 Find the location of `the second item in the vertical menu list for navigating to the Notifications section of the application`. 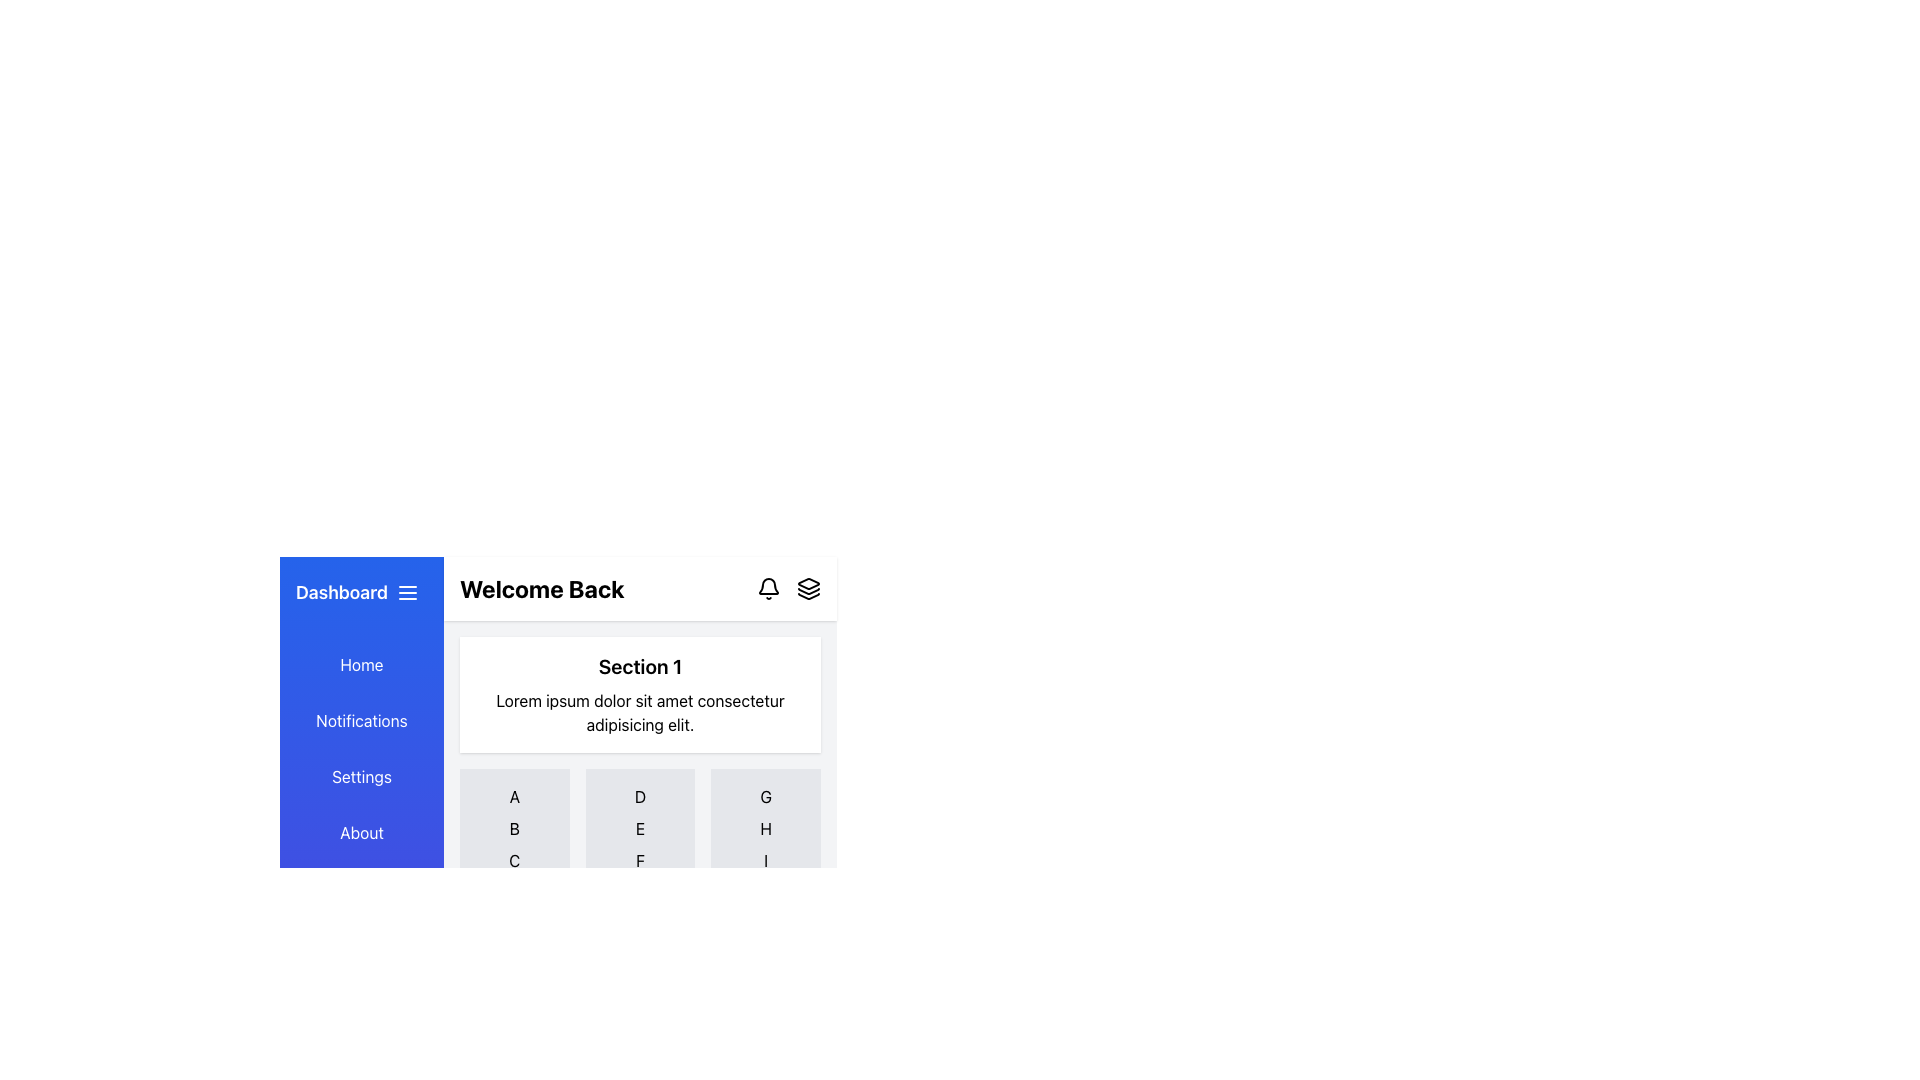

the second item in the vertical menu list for navigating to the Notifications section of the application is located at coordinates (361, 721).